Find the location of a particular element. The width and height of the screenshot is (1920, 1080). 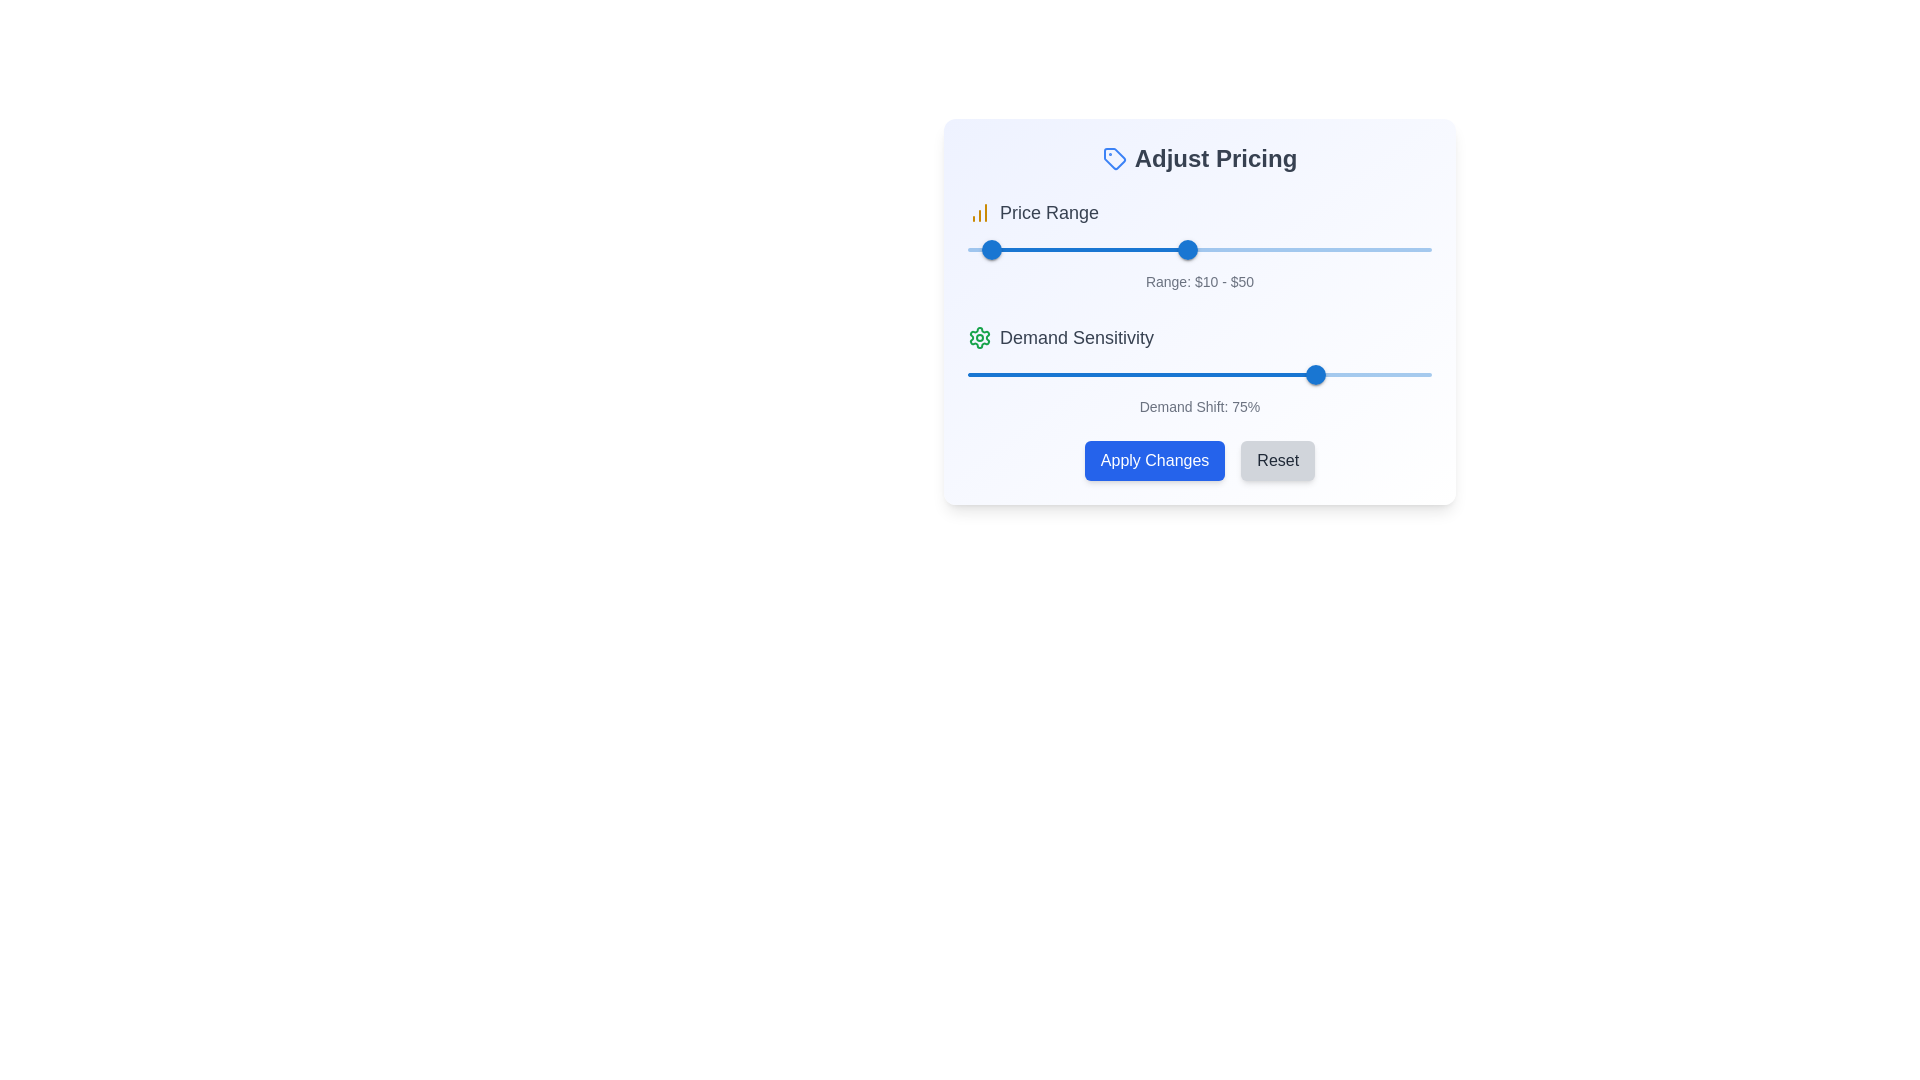

the Demand Sensitivity value is located at coordinates (1258, 374).